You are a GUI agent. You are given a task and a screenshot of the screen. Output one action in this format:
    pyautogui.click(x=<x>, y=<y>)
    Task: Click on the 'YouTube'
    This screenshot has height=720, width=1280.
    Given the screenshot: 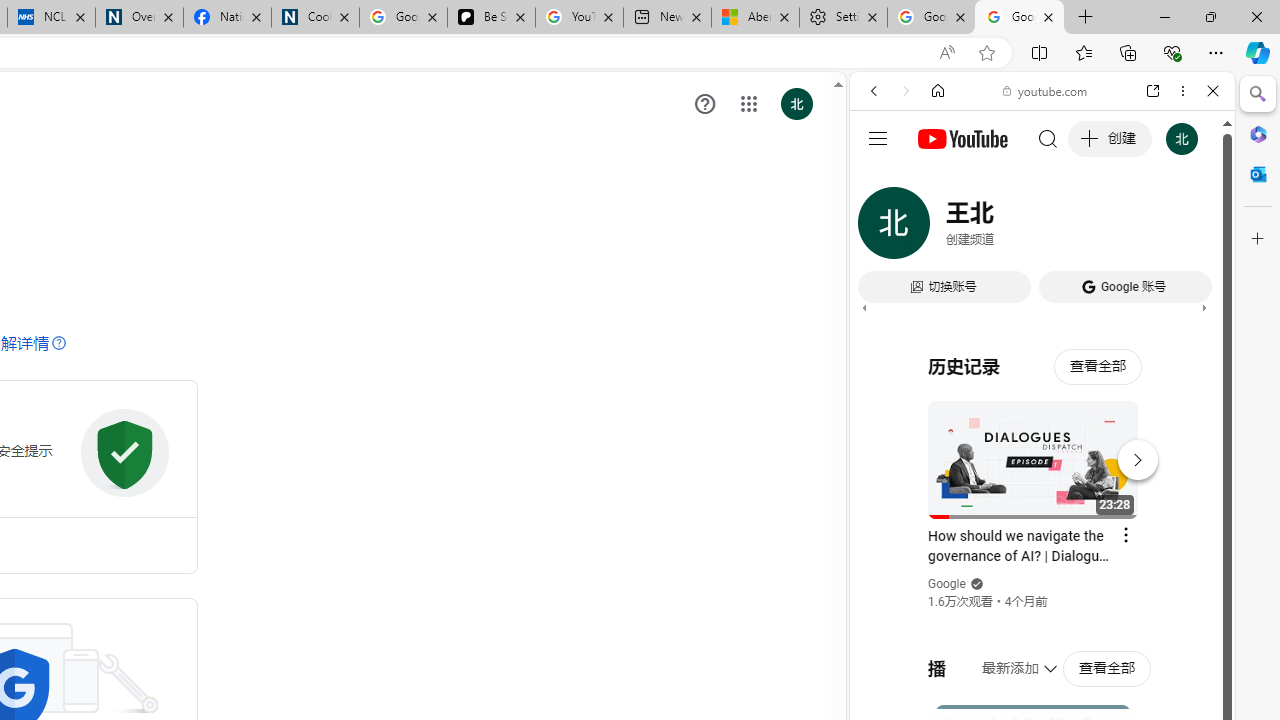 What is the action you would take?
    pyautogui.click(x=1034, y=297)
    